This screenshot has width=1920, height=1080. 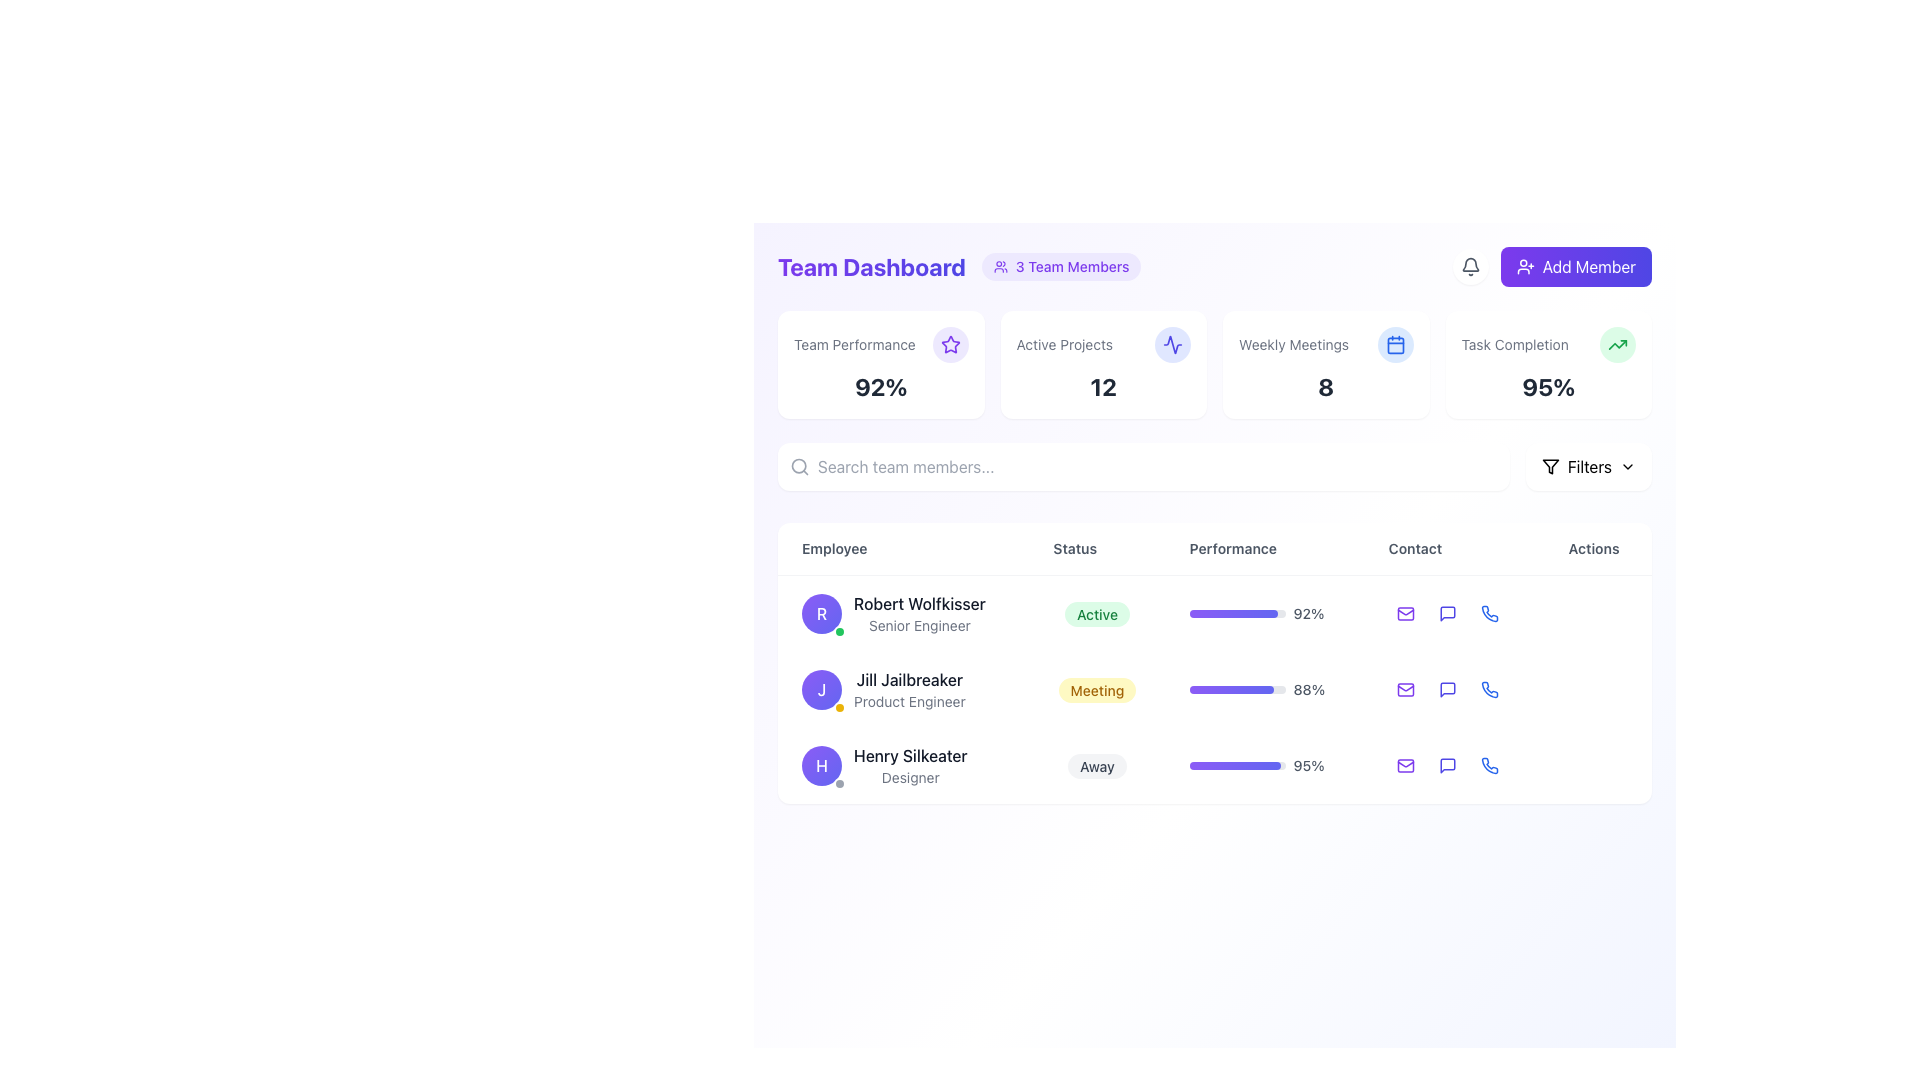 I want to click on the horizontal progress bar under the 'Performance' column corresponding to 'Jill Jailbreaker', which indicates a progress of 88%, so click(x=1236, y=689).